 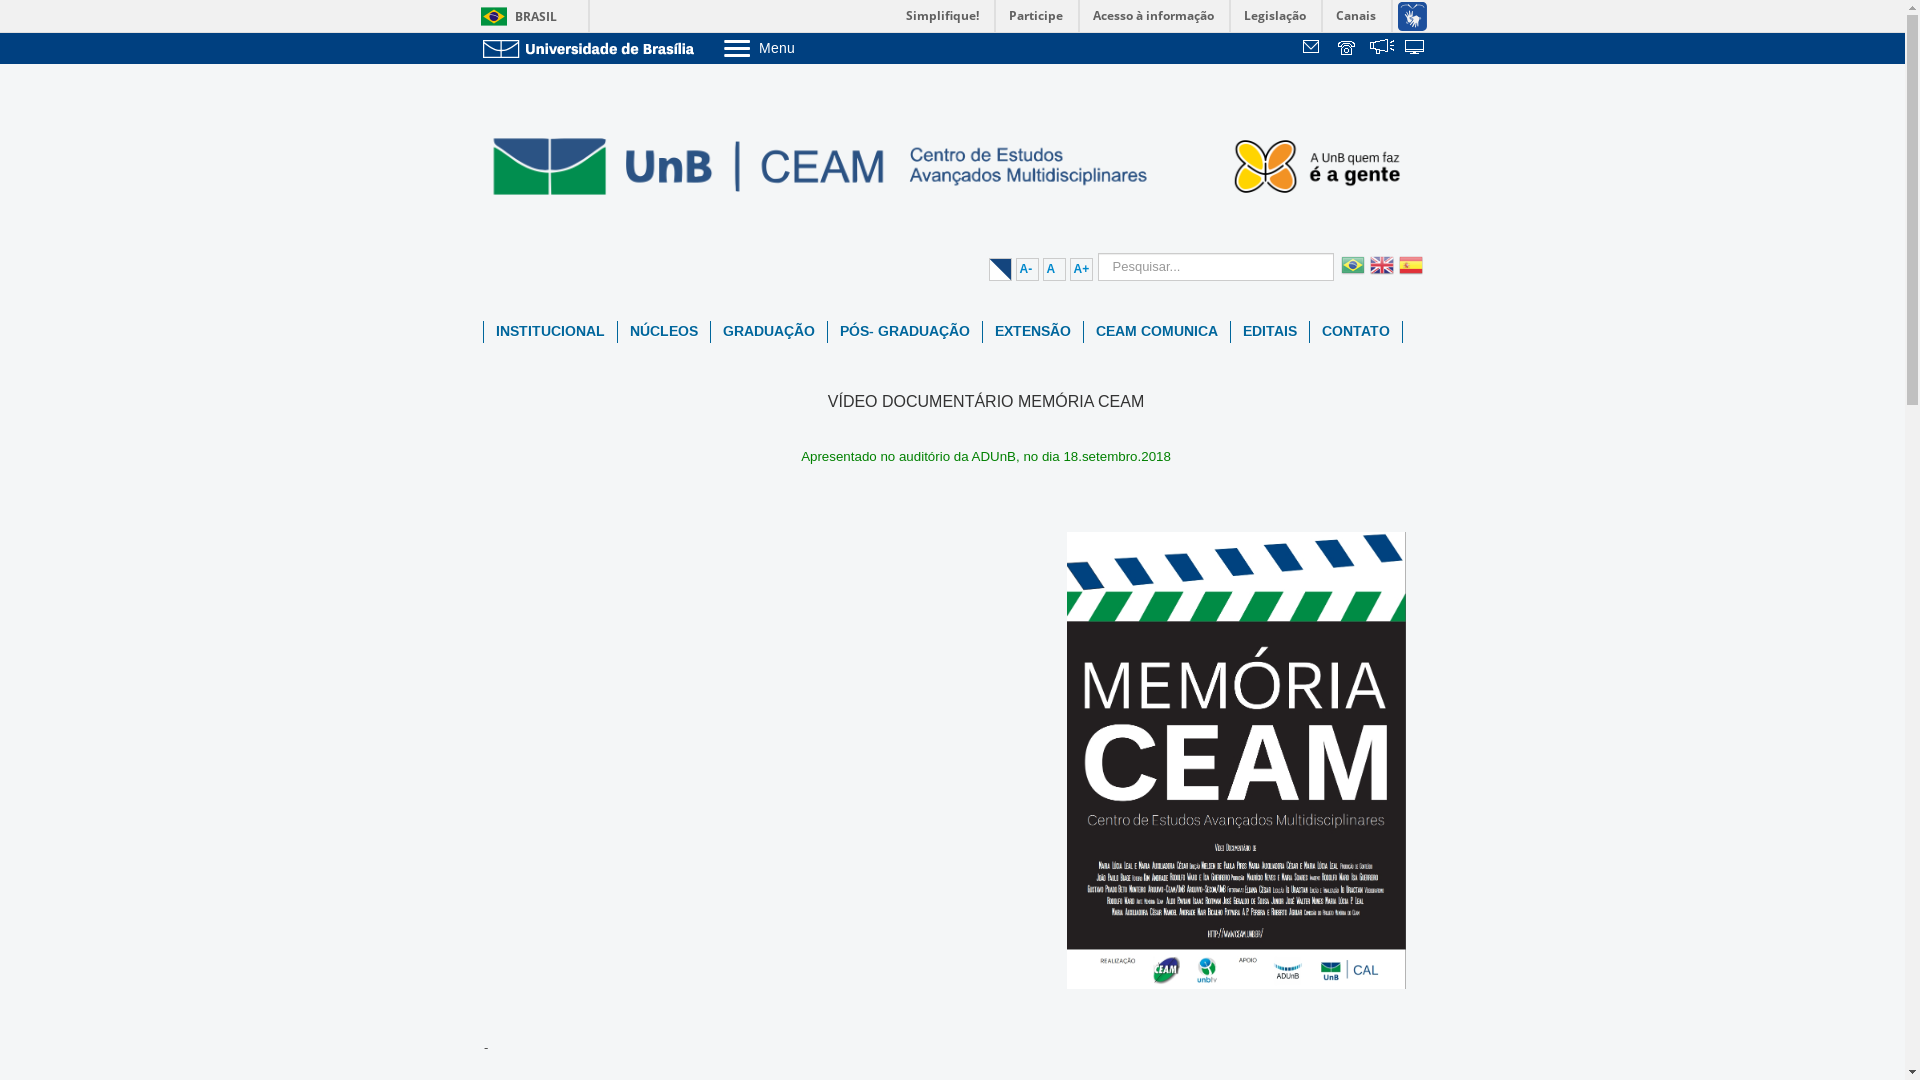 I want to click on 'A-', so click(x=1016, y=268).